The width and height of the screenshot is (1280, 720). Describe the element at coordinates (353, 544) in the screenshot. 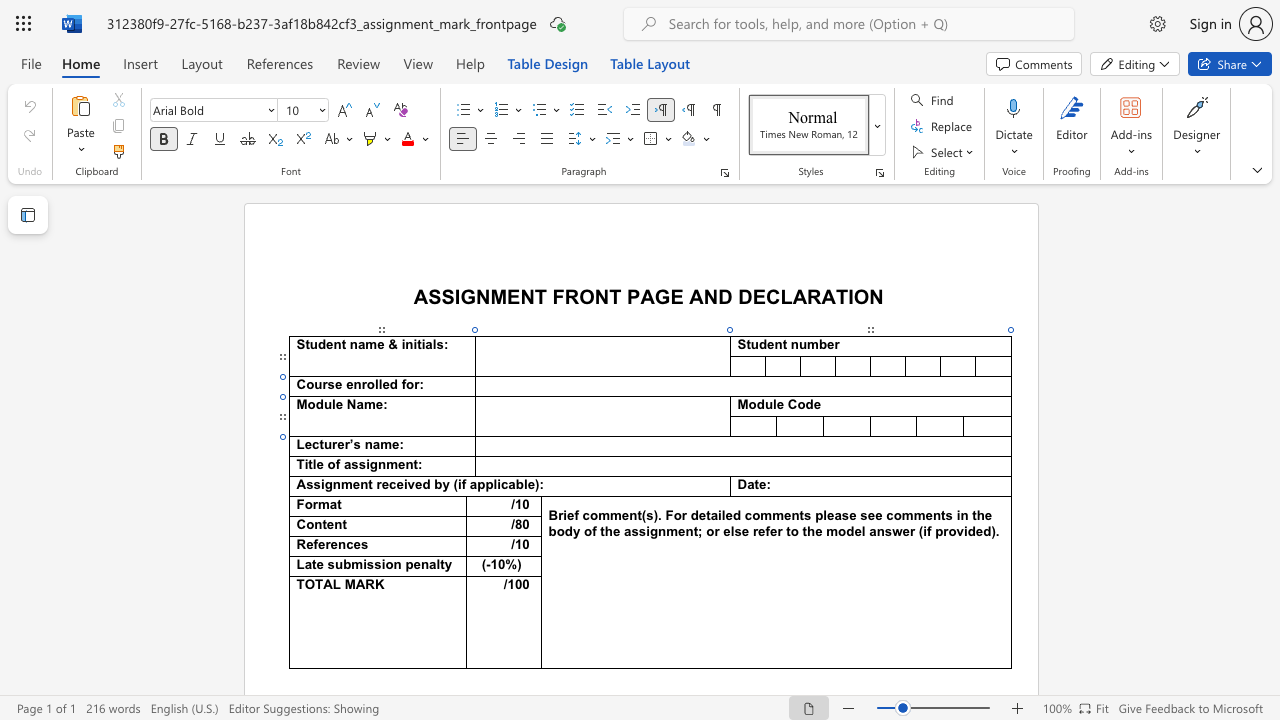

I see `the space between the continuous character "c" and "e" in the text` at that location.